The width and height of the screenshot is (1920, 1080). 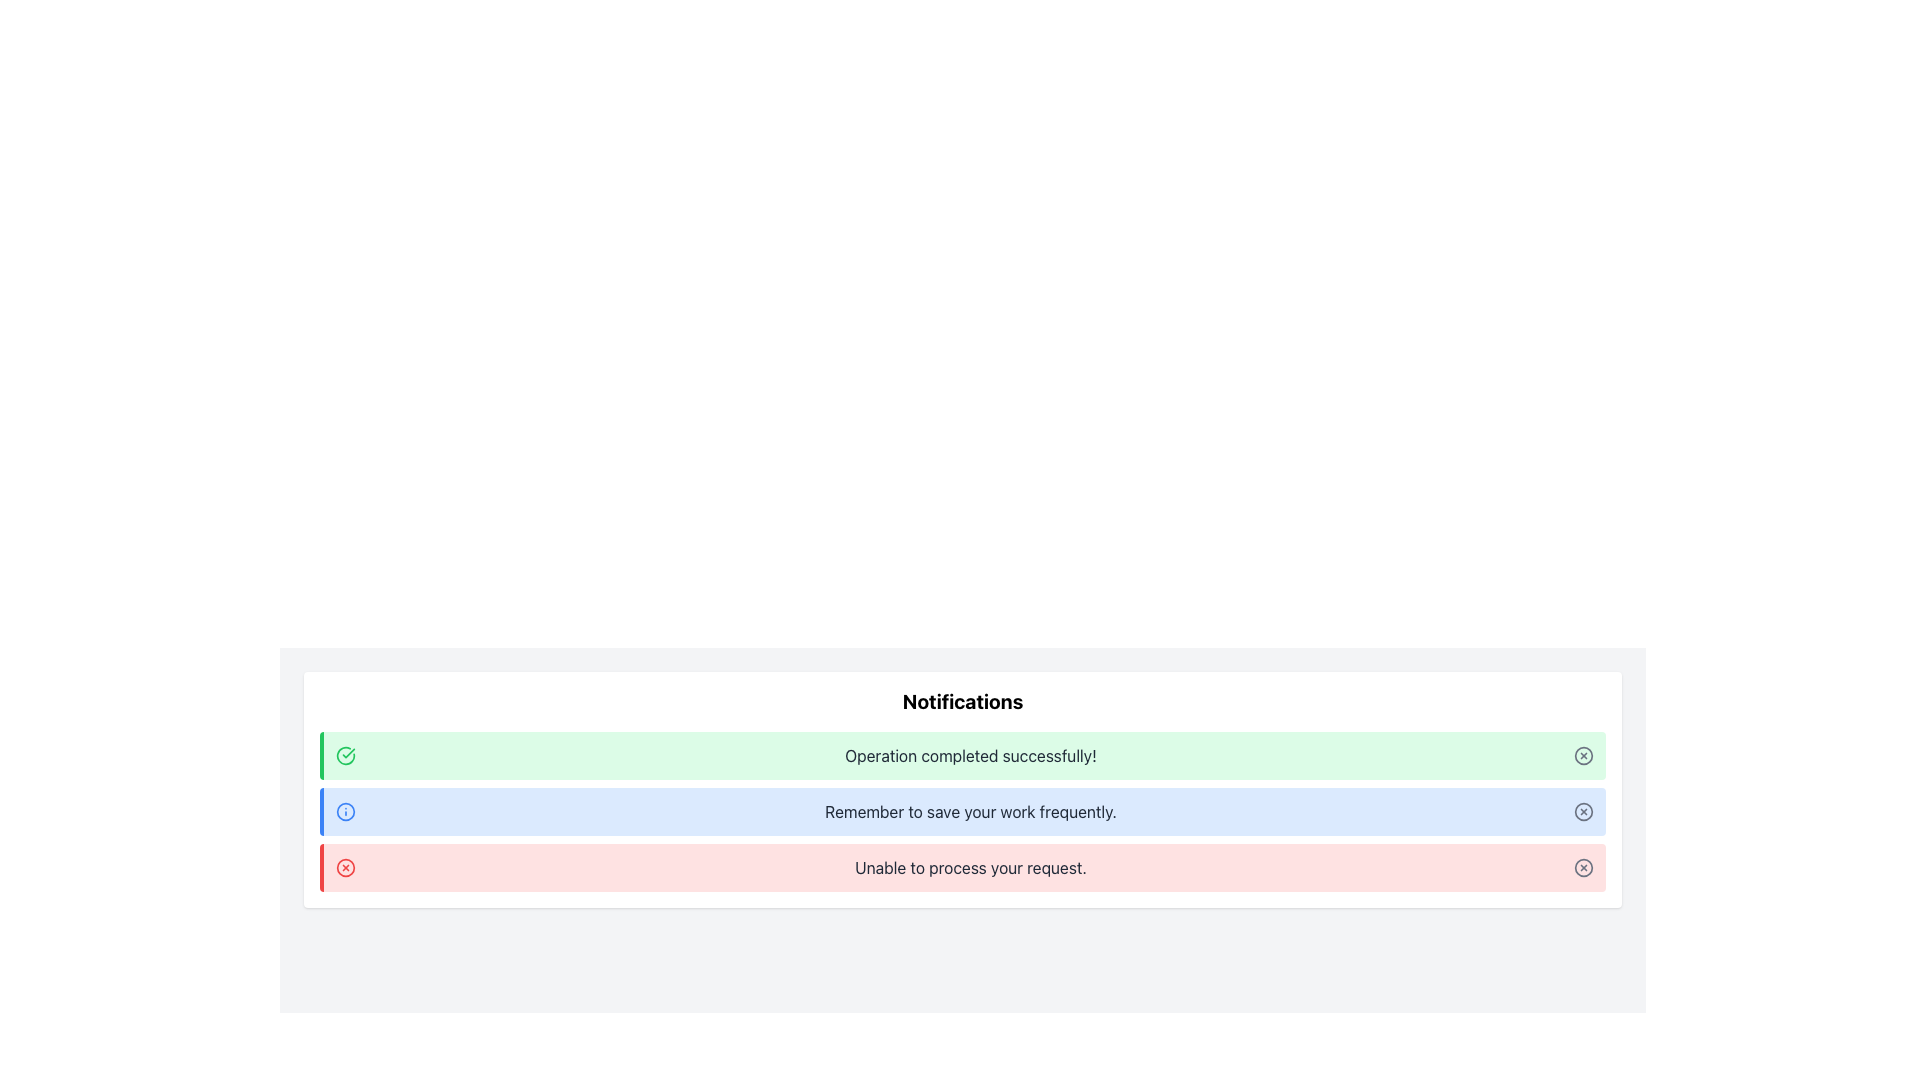 What do you see at coordinates (1583, 812) in the screenshot?
I see `the close button icon, which is a small circle with an 'X' inside, located at the right end of the notification message bar` at bounding box center [1583, 812].